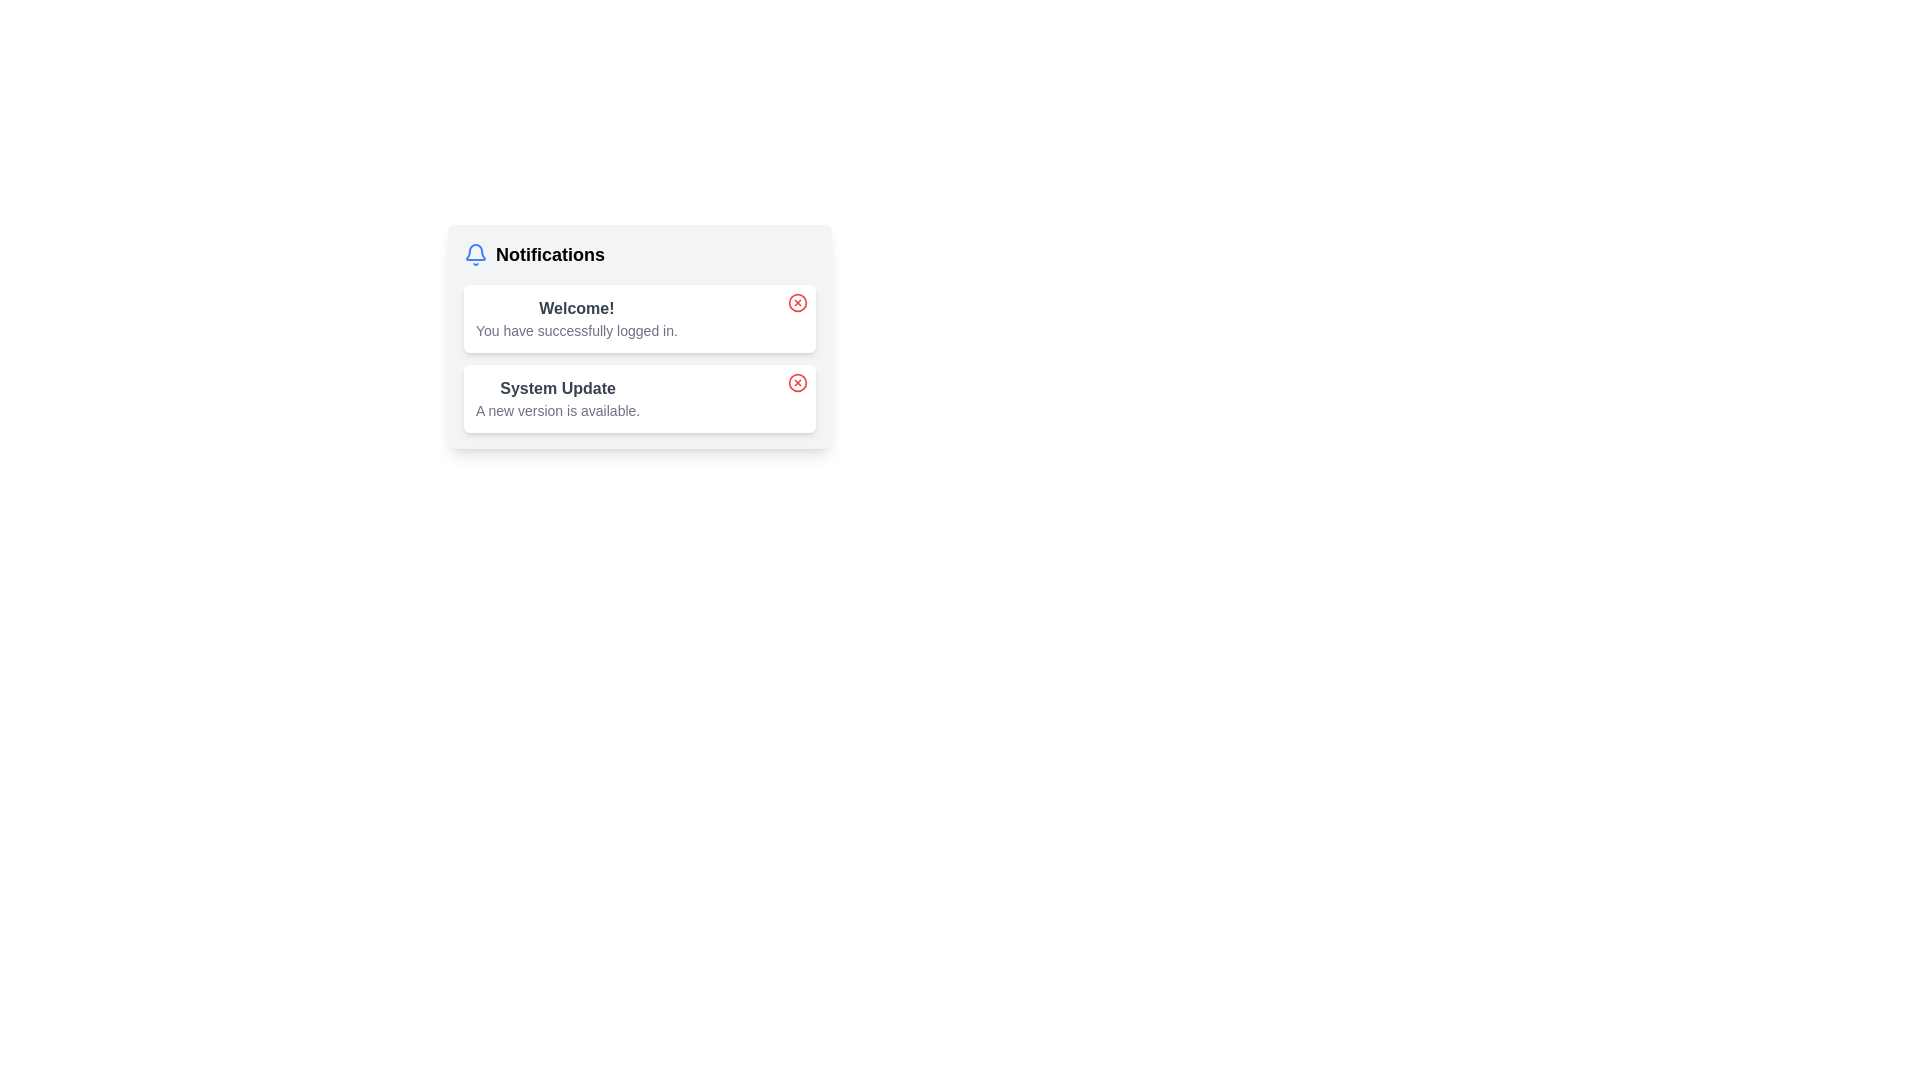 The image size is (1920, 1080). Describe the element at coordinates (474, 253) in the screenshot. I see `the bell icon located to the left of the text 'Notifications' which signifies alerts or messages` at that location.